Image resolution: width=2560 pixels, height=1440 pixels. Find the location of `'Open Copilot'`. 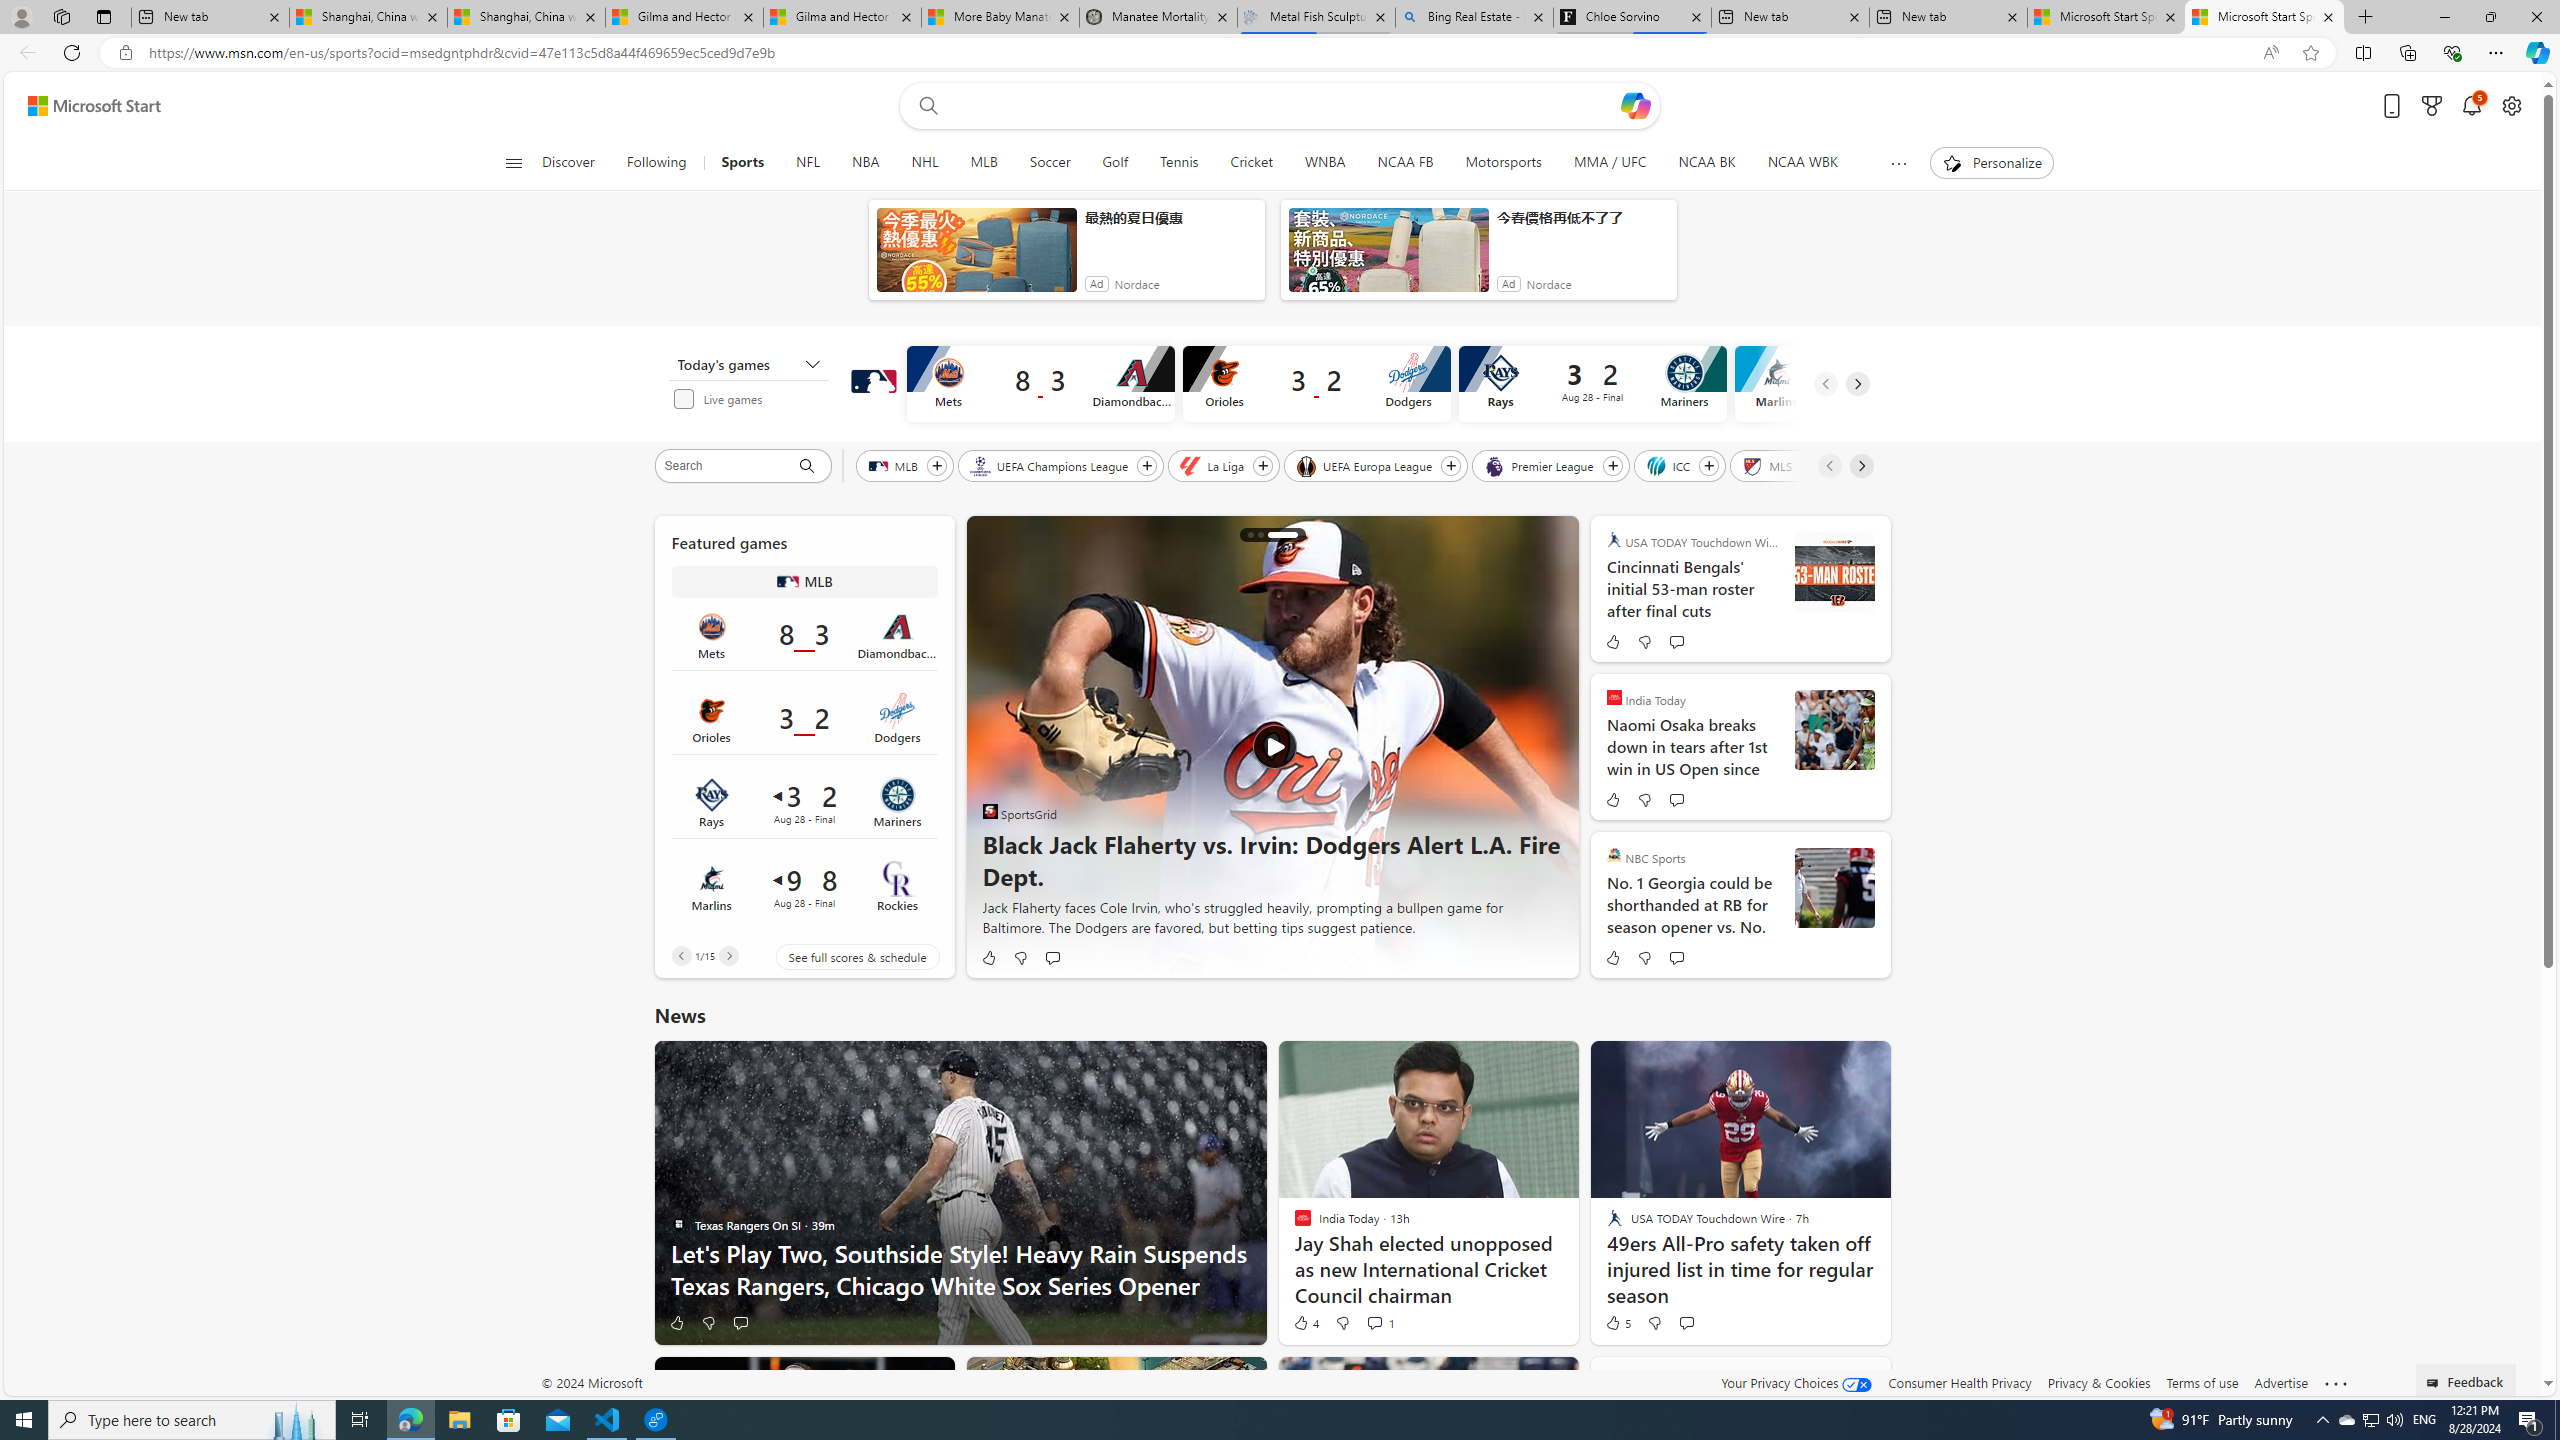

'Open Copilot' is located at coordinates (1634, 104).